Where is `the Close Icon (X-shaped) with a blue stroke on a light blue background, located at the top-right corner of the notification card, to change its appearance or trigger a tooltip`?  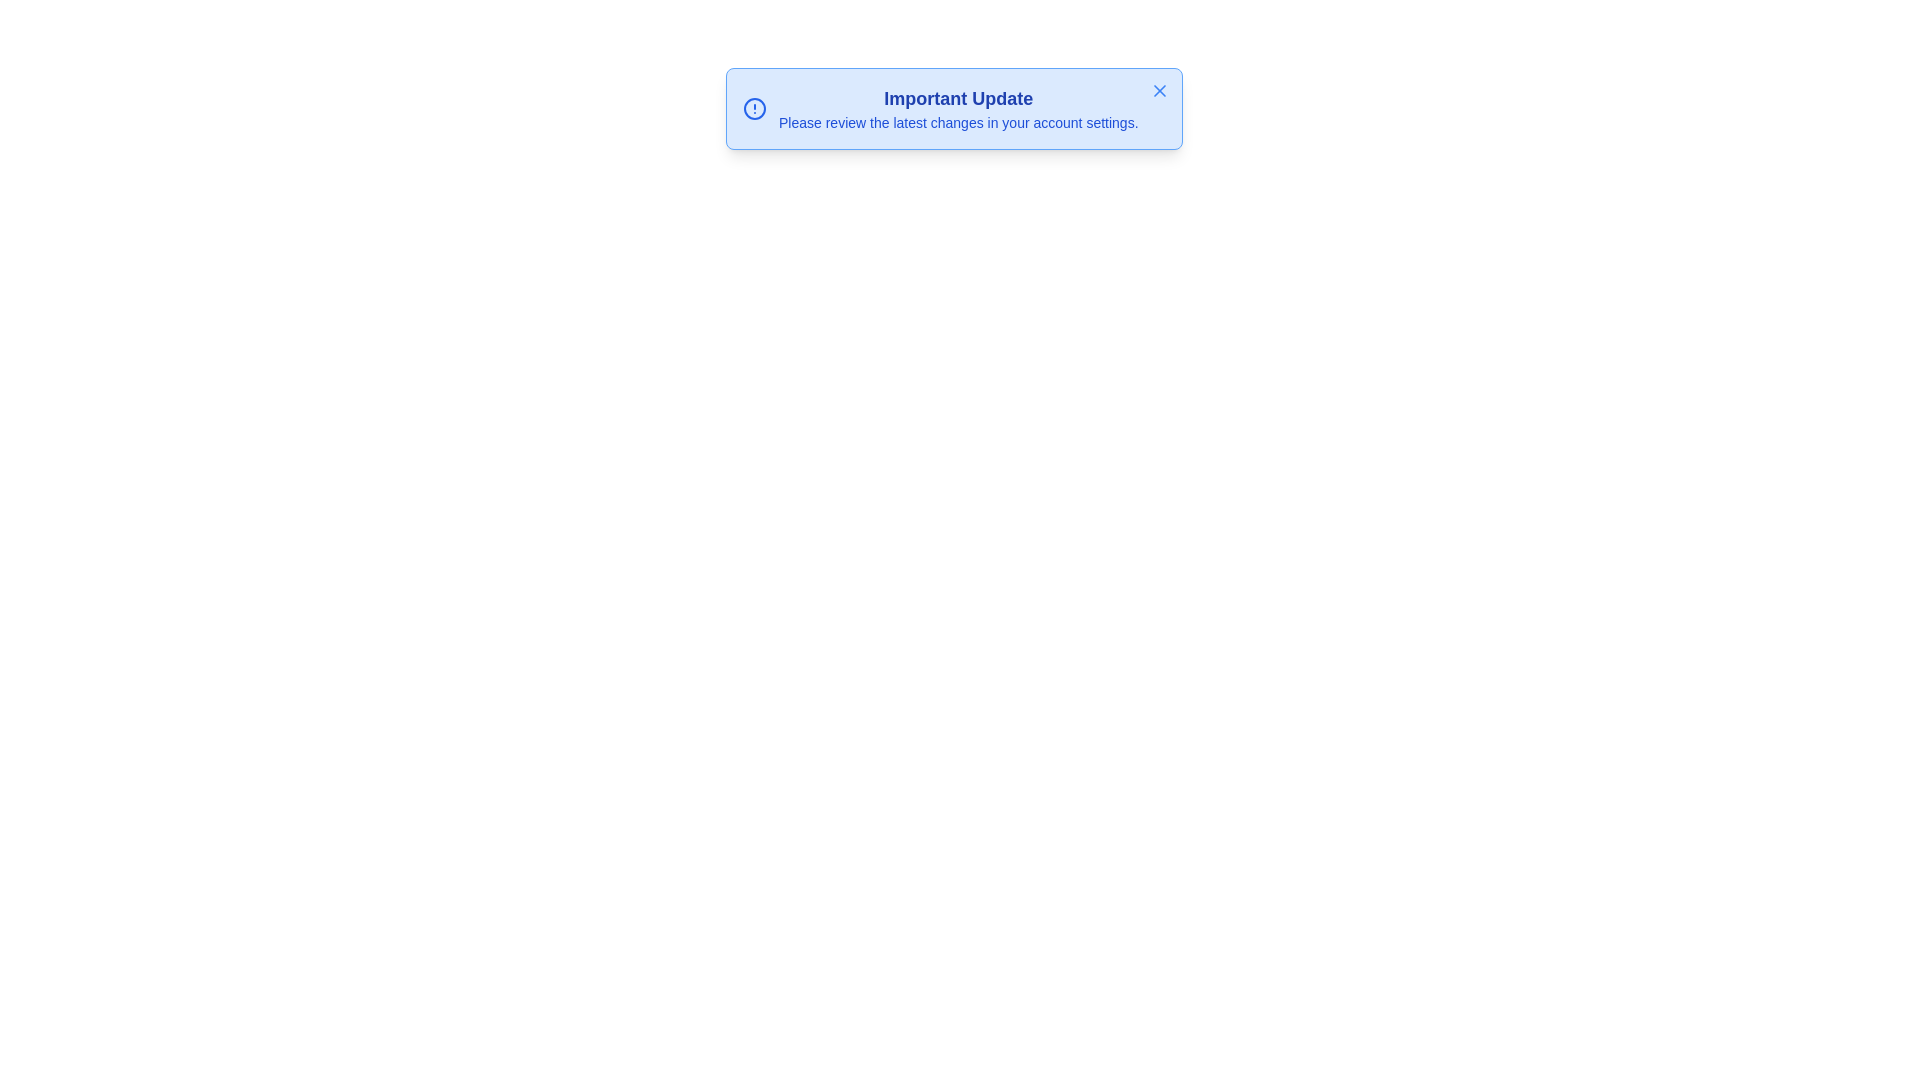
the Close Icon (X-shaped) with a blue stroke on a light blue background, located at the top-right corner of the notification card, to change its appearance or trigger a tooltip is located at coordinates (1160, 91).